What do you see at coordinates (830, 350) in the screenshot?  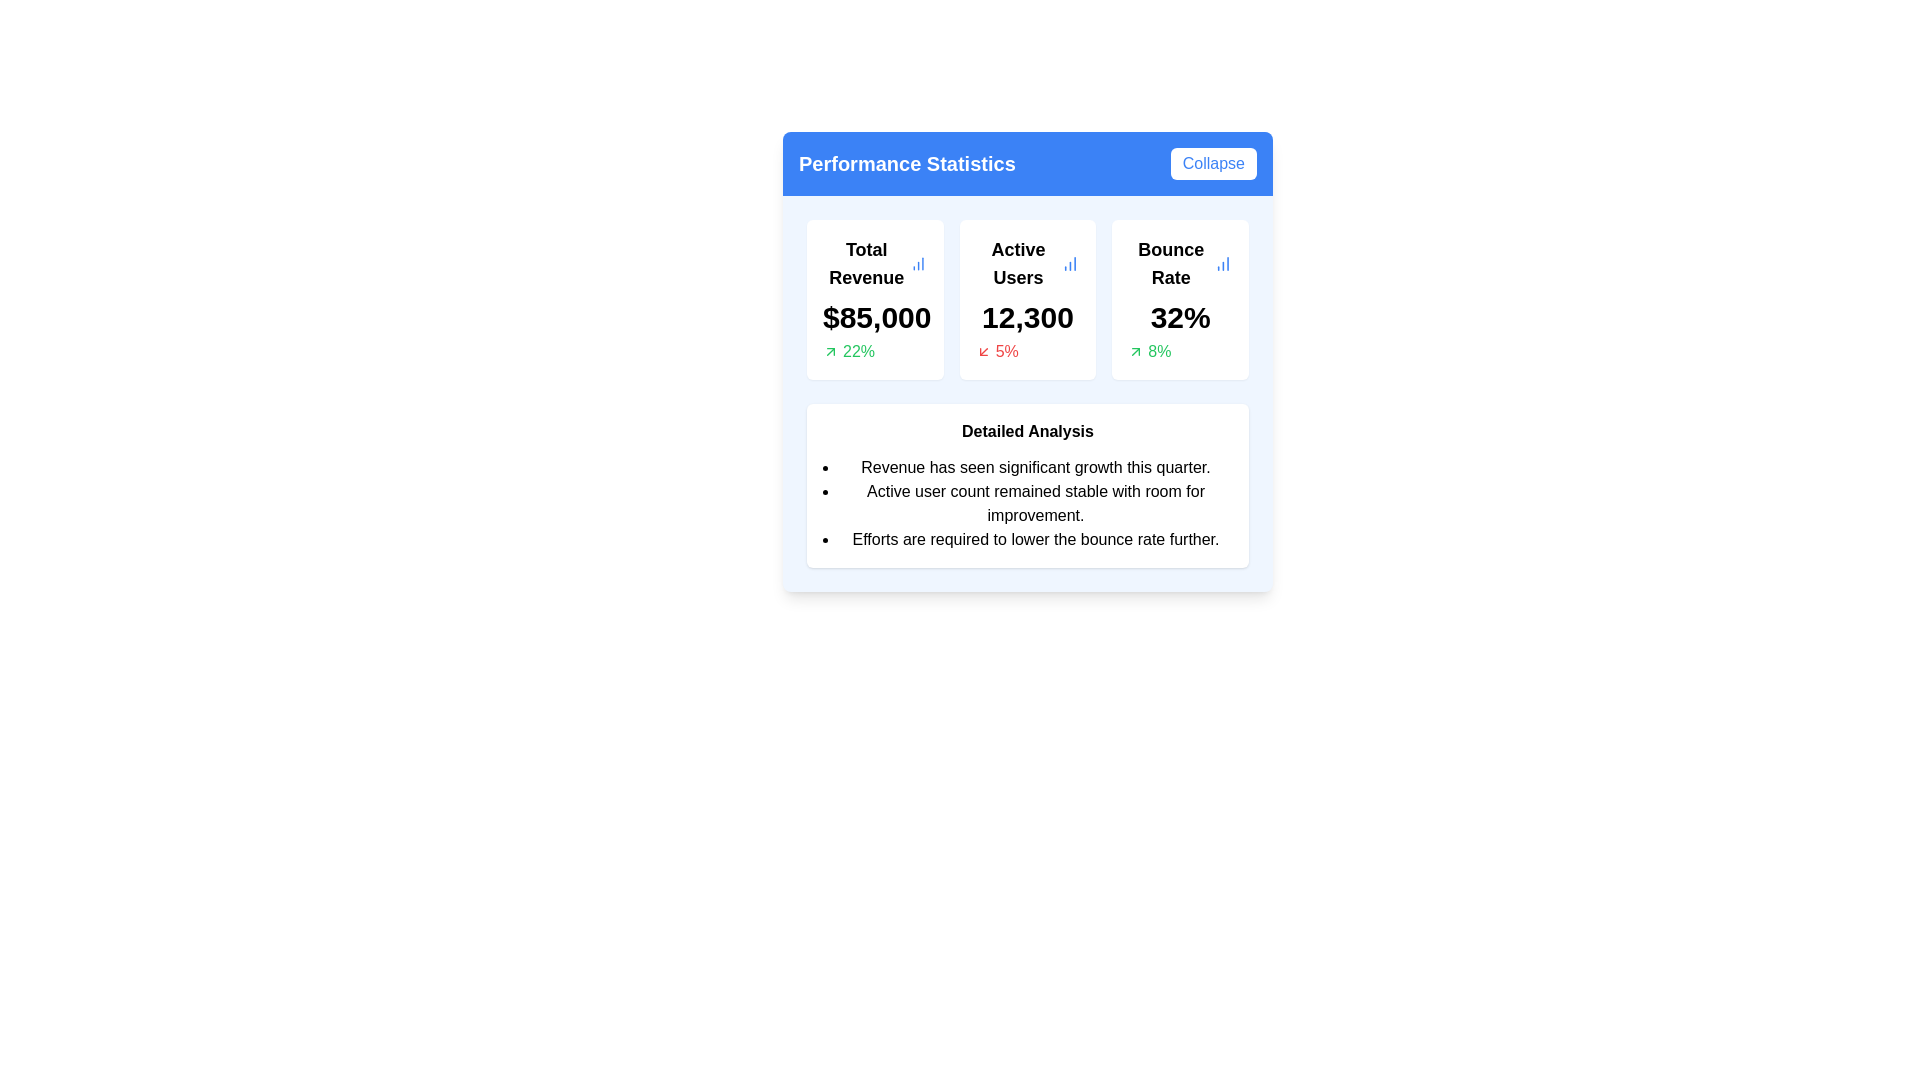 I see `properties of the upward-right arrow icon, which is styled in green and located to the left of the '22%' green text within the Total Revenue card` at bounding box center [830, 350].